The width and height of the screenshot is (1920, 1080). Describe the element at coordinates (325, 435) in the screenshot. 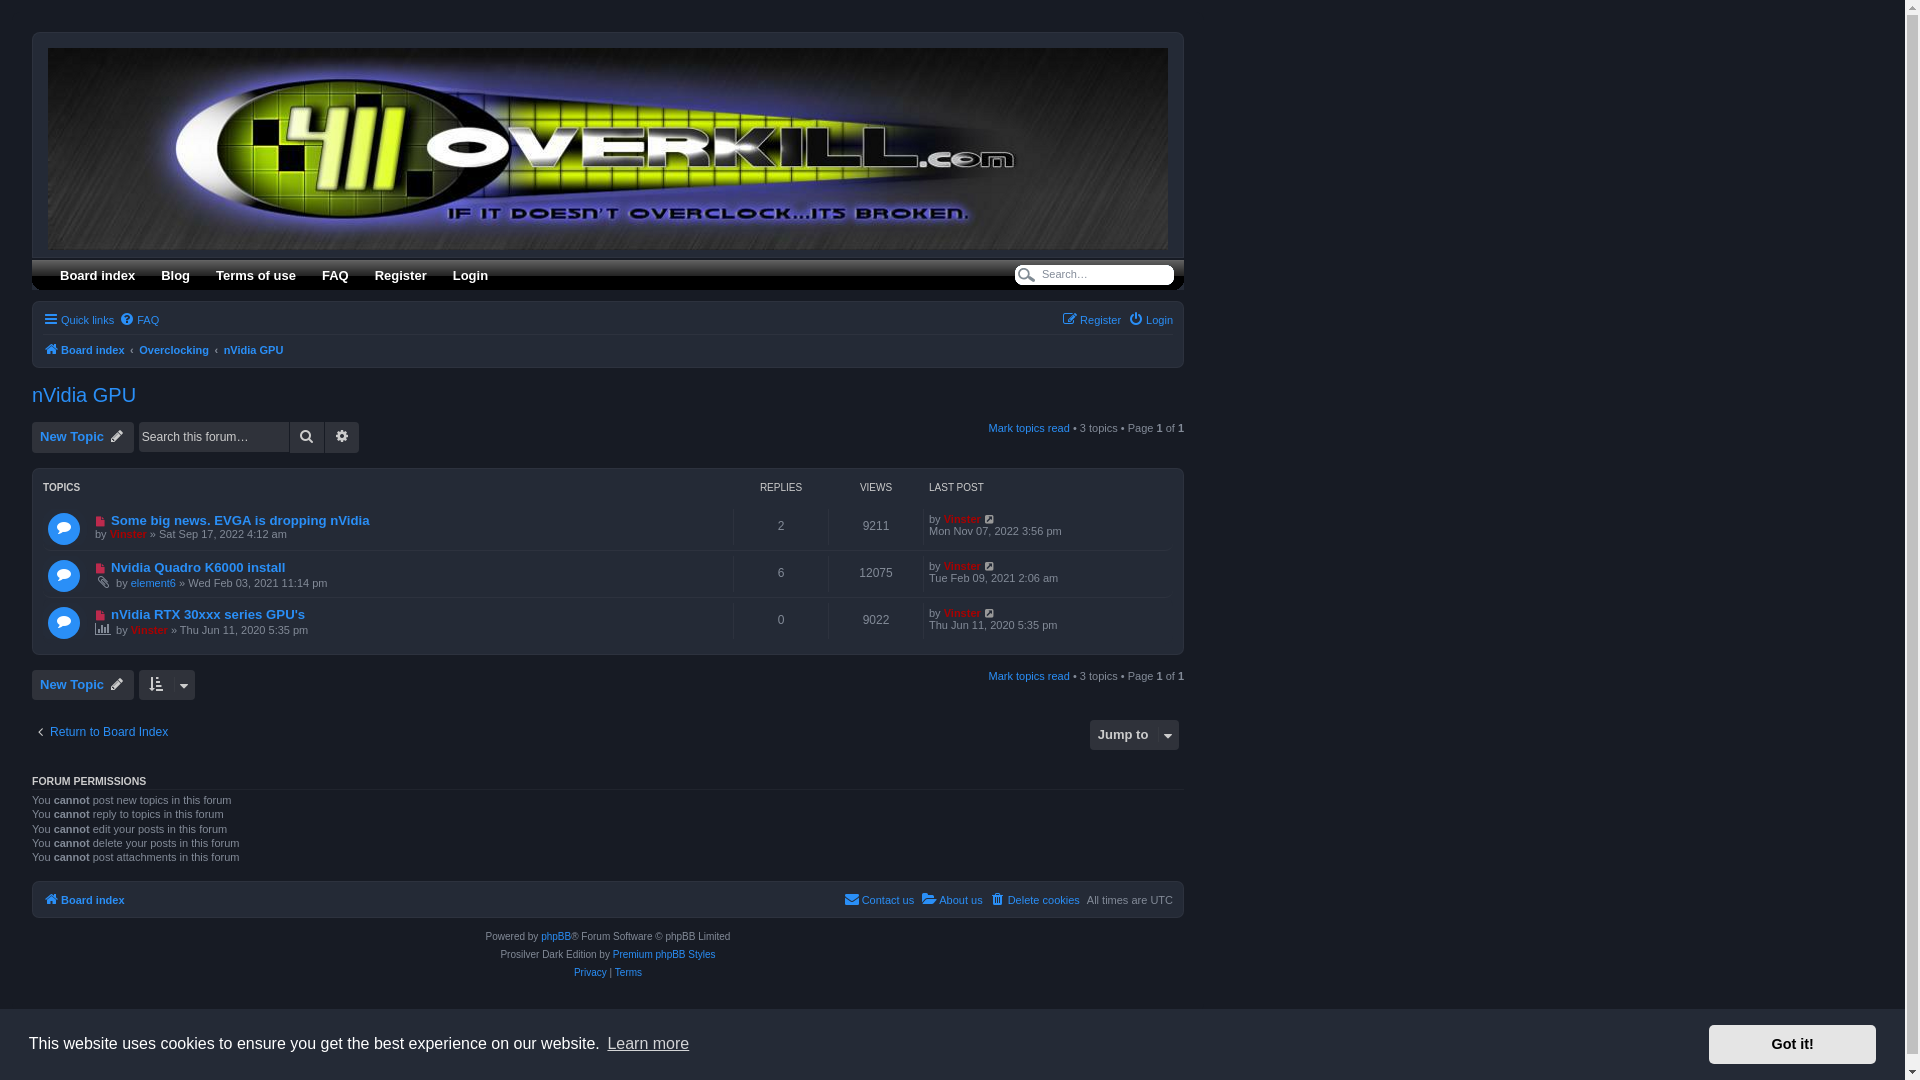

I see `'Advanced search'` at that location.